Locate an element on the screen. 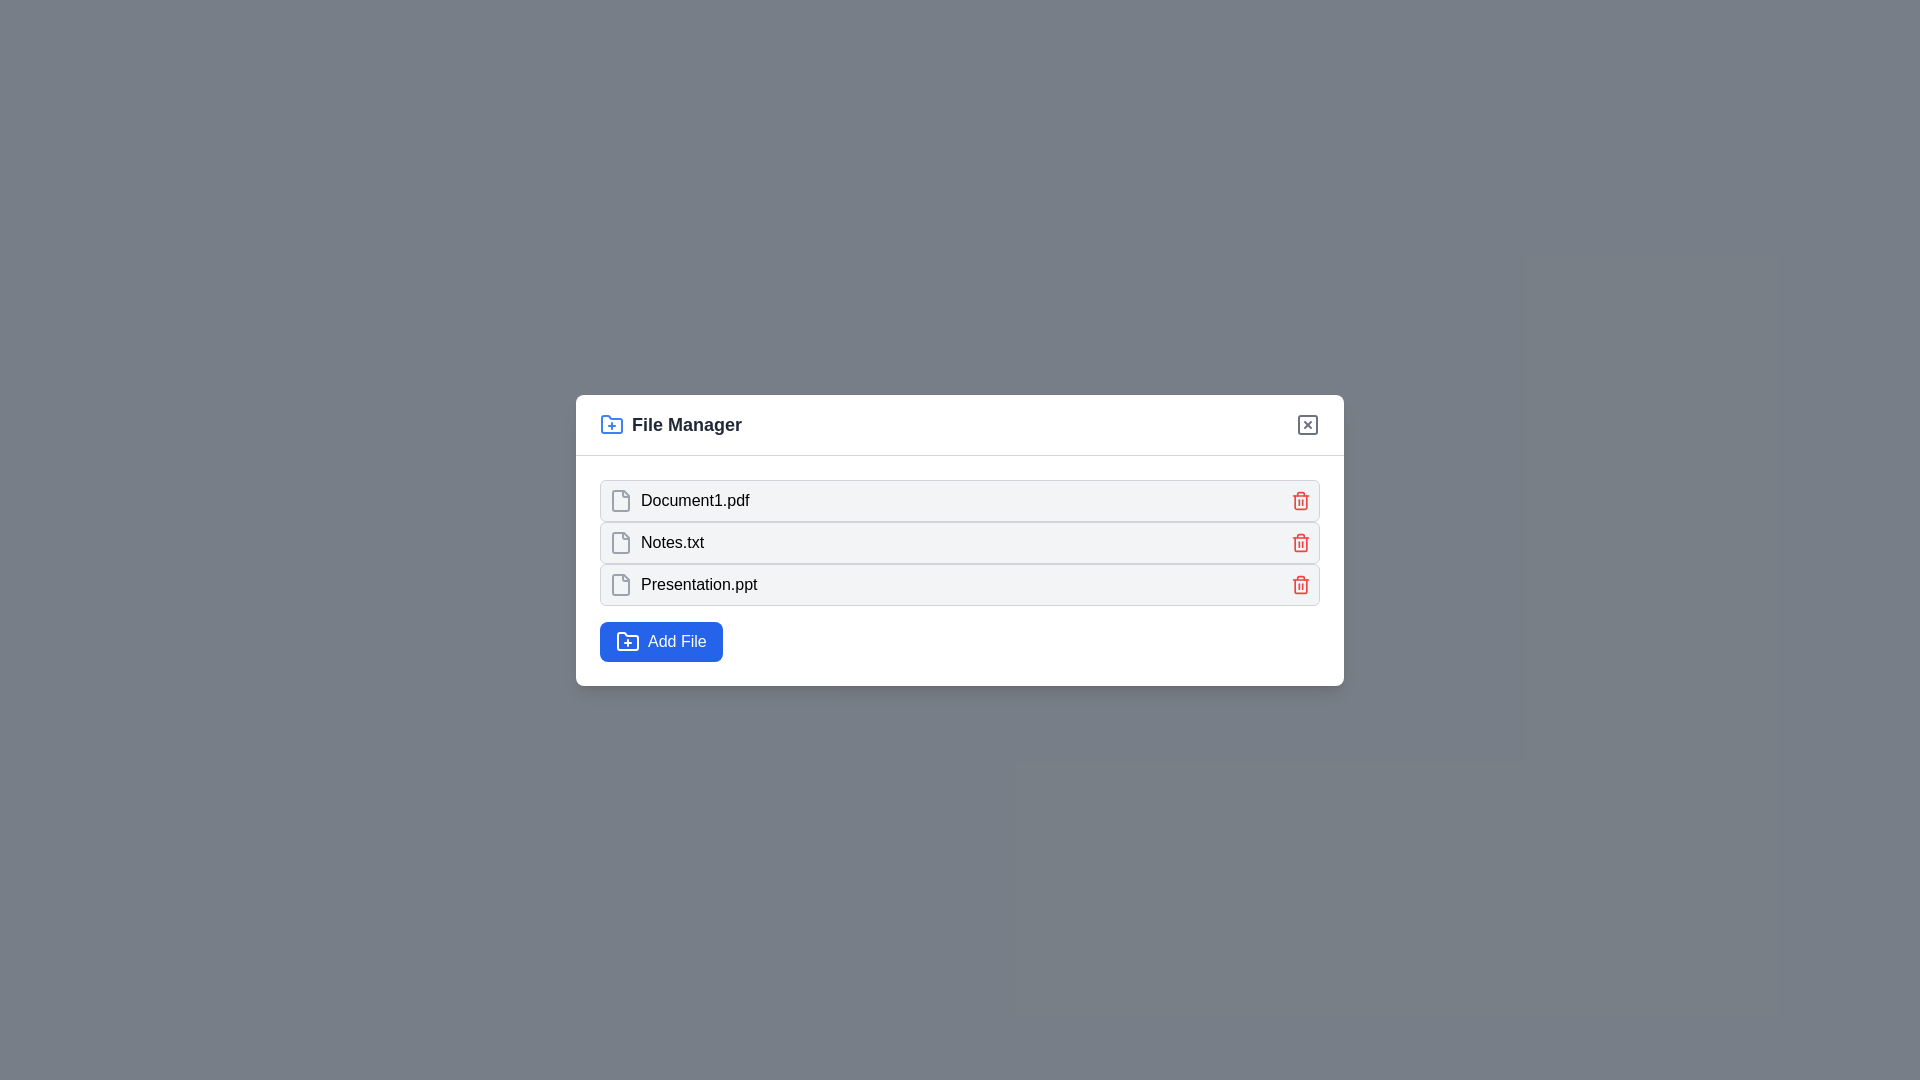  the small, gray rounded rectangle in the top-right corner of the 'File Manager' modal, which functions as part of the close button is located at coordinates (1308, 423).